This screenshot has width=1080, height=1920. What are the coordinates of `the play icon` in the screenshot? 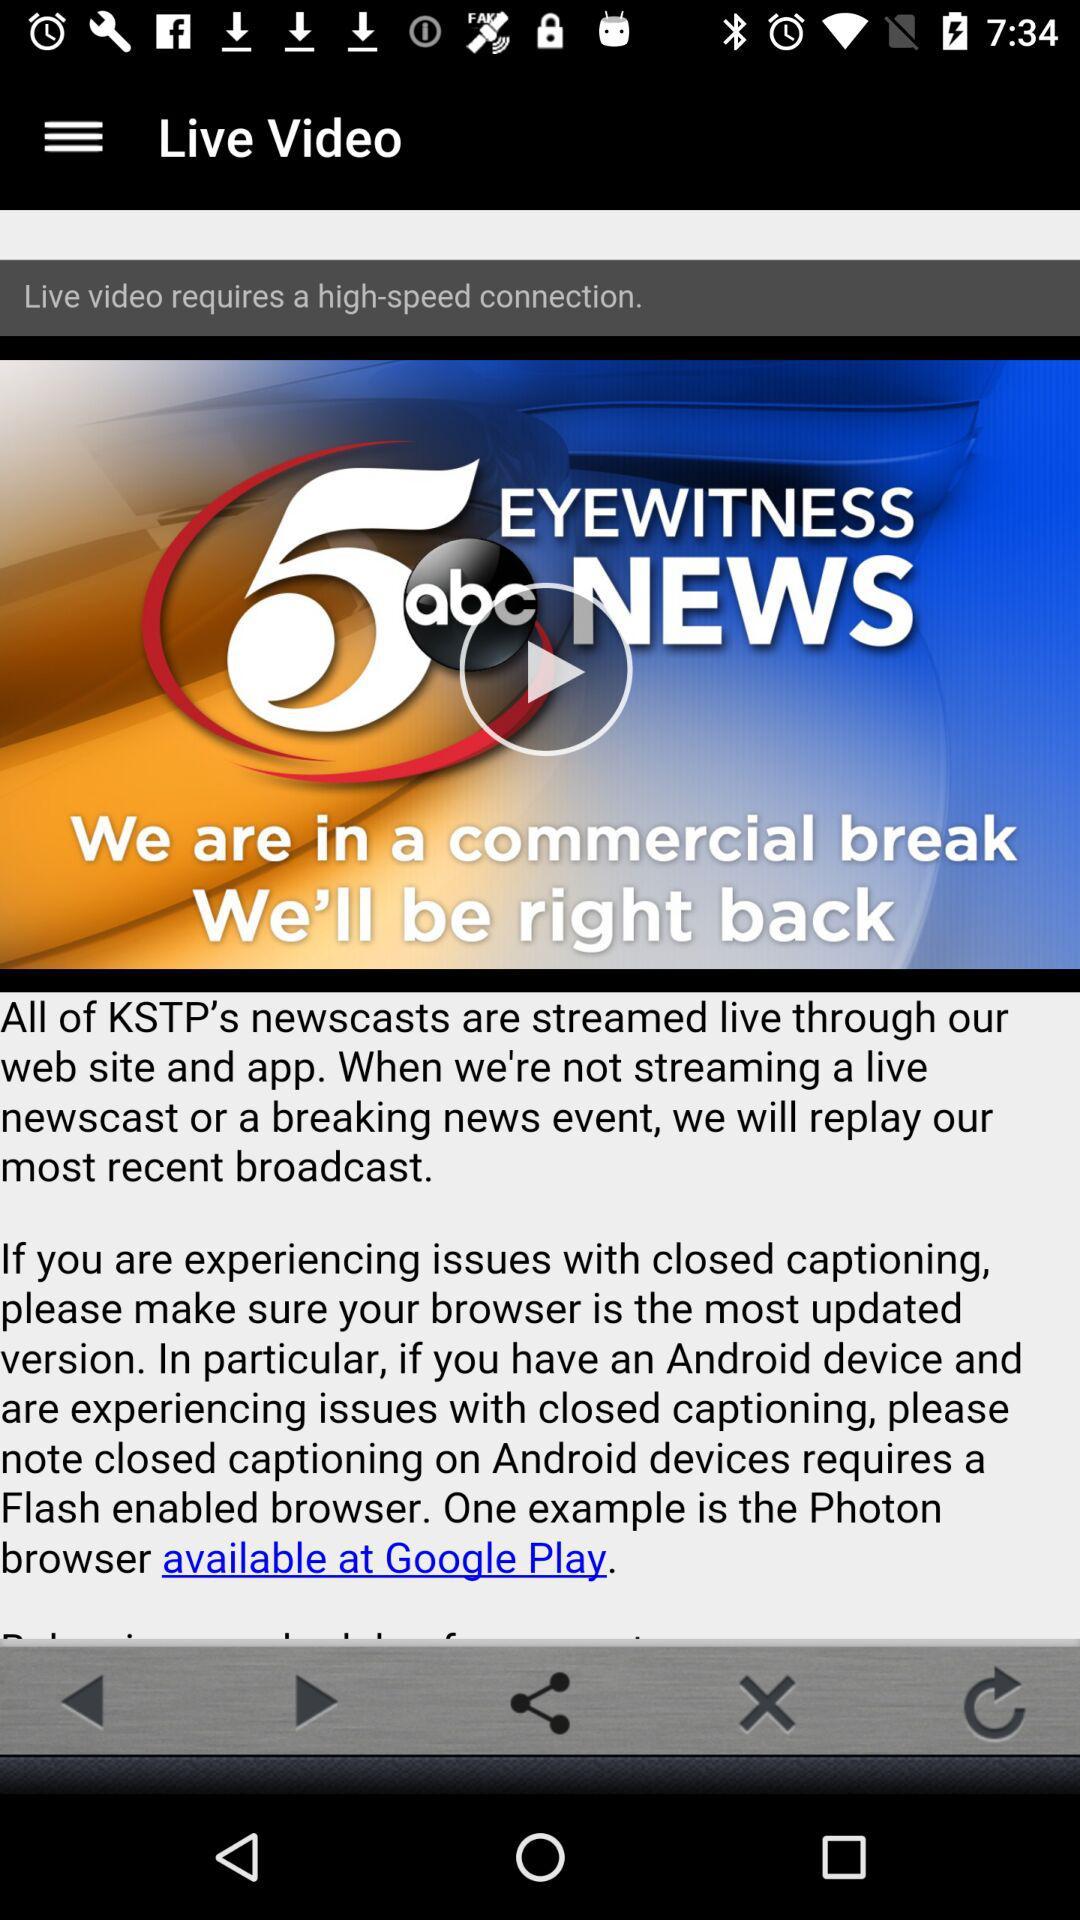 It's located at (312, 1702).